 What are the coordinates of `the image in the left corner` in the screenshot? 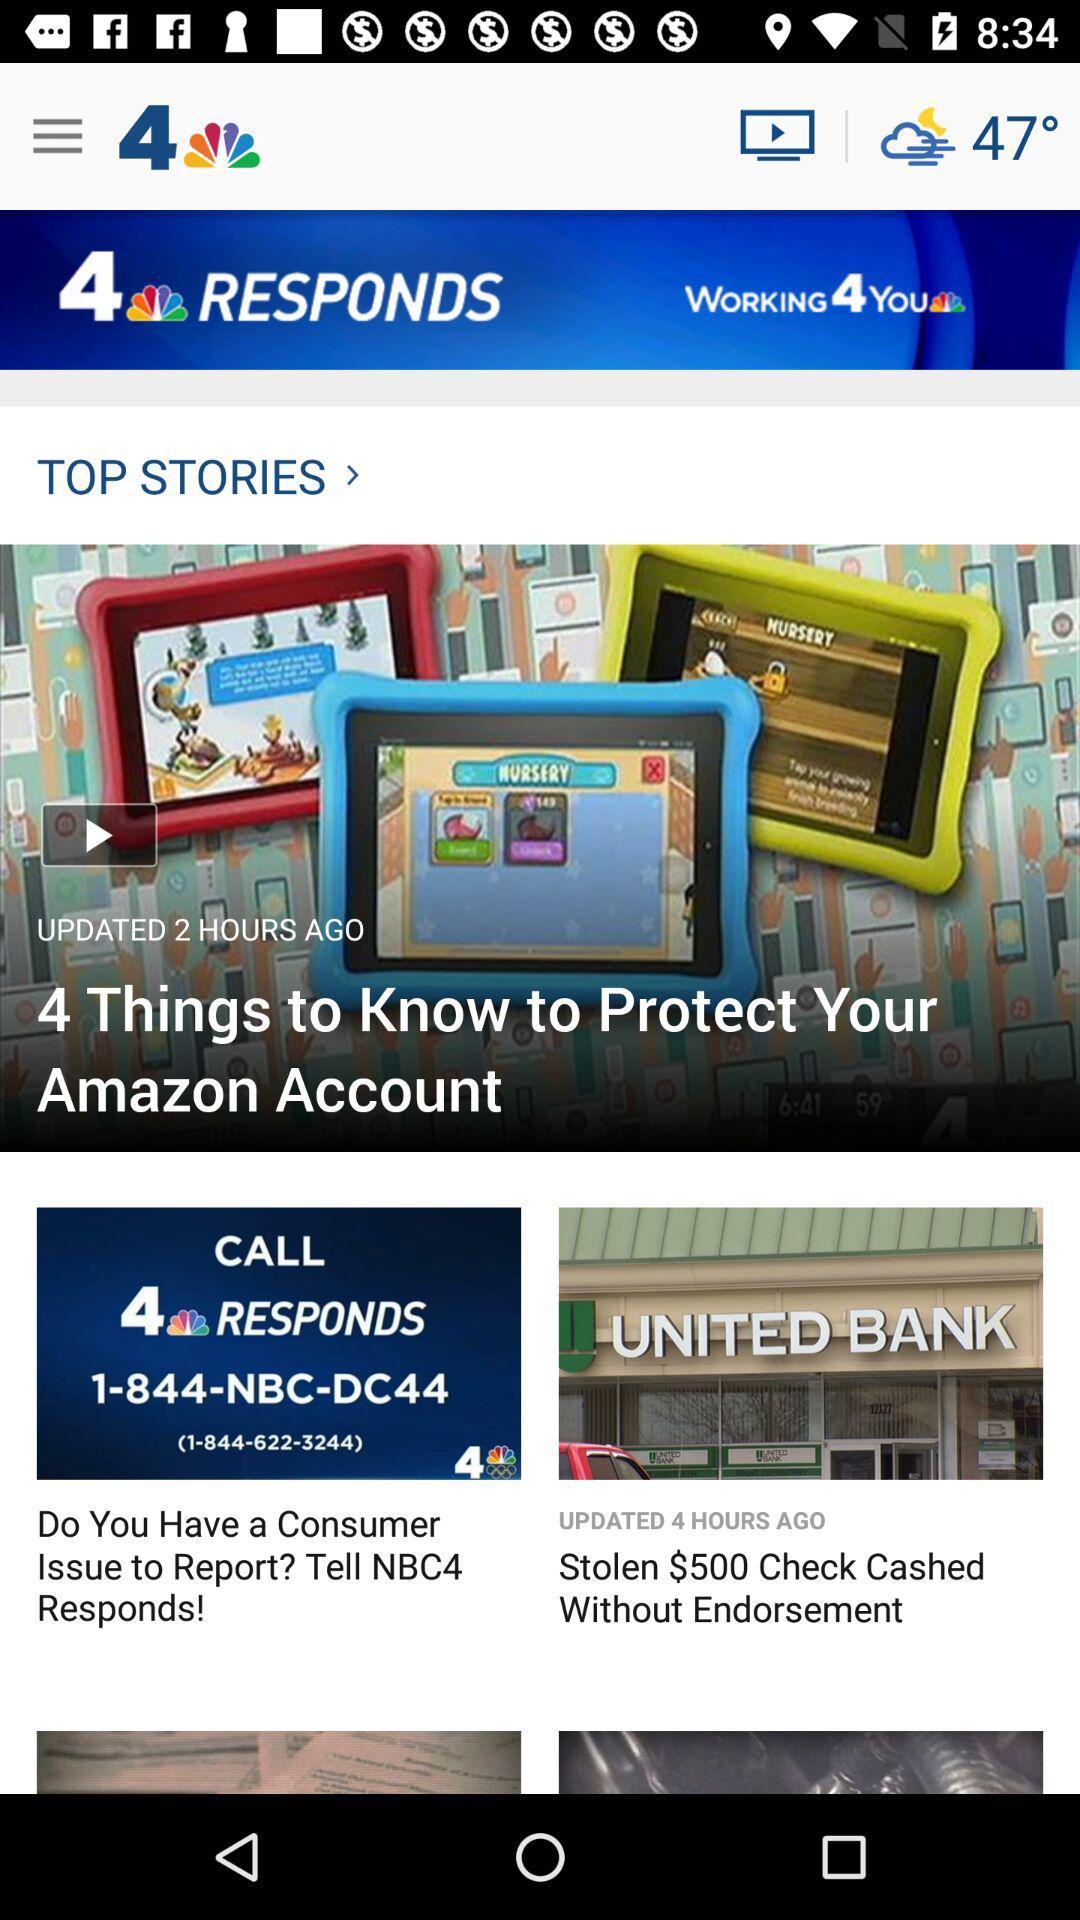 It's located at (278, 1762).